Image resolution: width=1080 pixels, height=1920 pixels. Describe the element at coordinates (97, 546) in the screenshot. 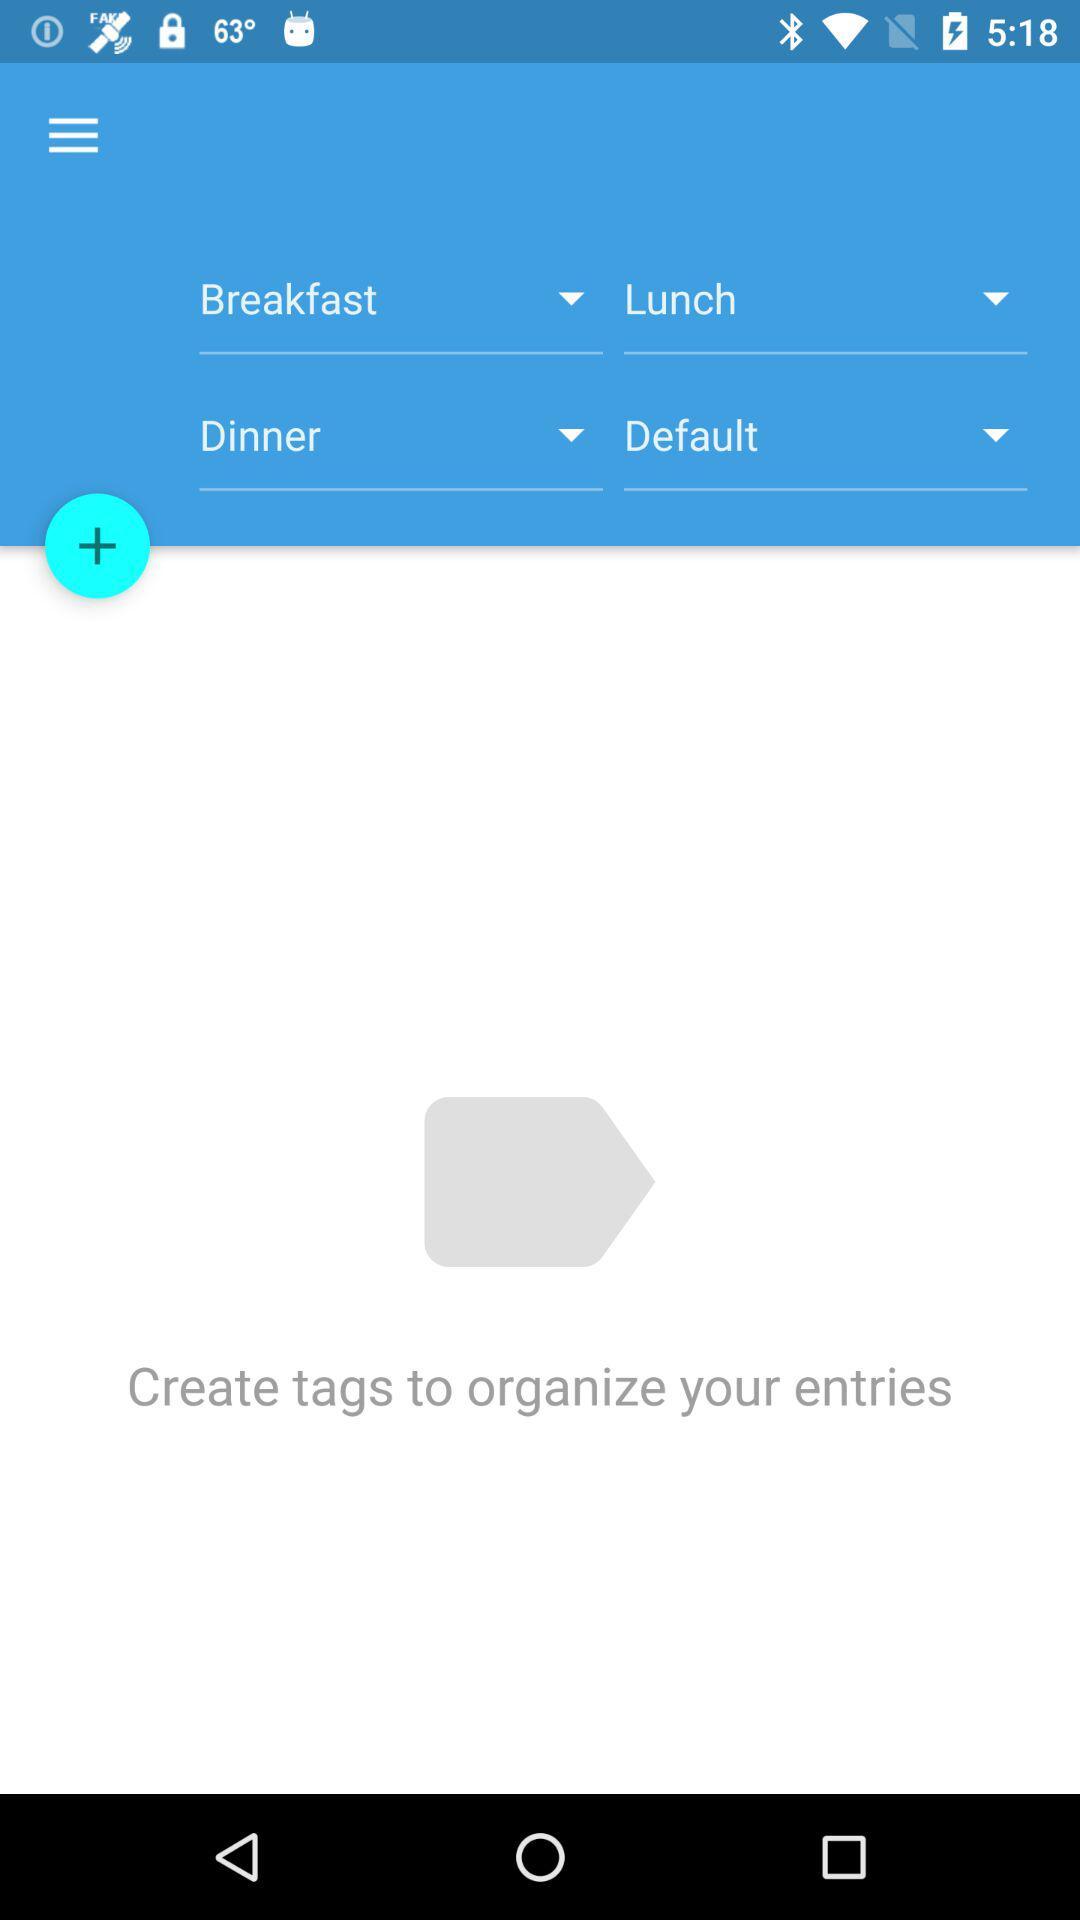

I see `entry` at that location.